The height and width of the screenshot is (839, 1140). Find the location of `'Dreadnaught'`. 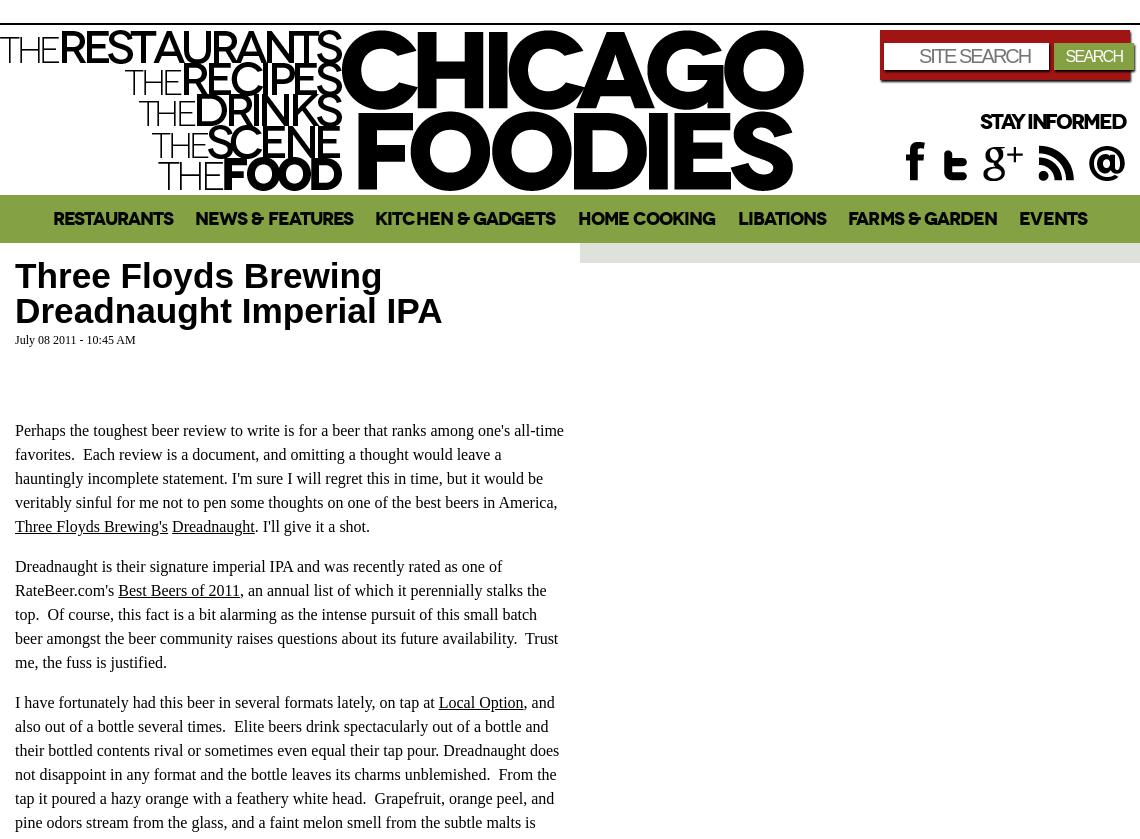

'Dreadnaught' is located at coordinates (212, 524).